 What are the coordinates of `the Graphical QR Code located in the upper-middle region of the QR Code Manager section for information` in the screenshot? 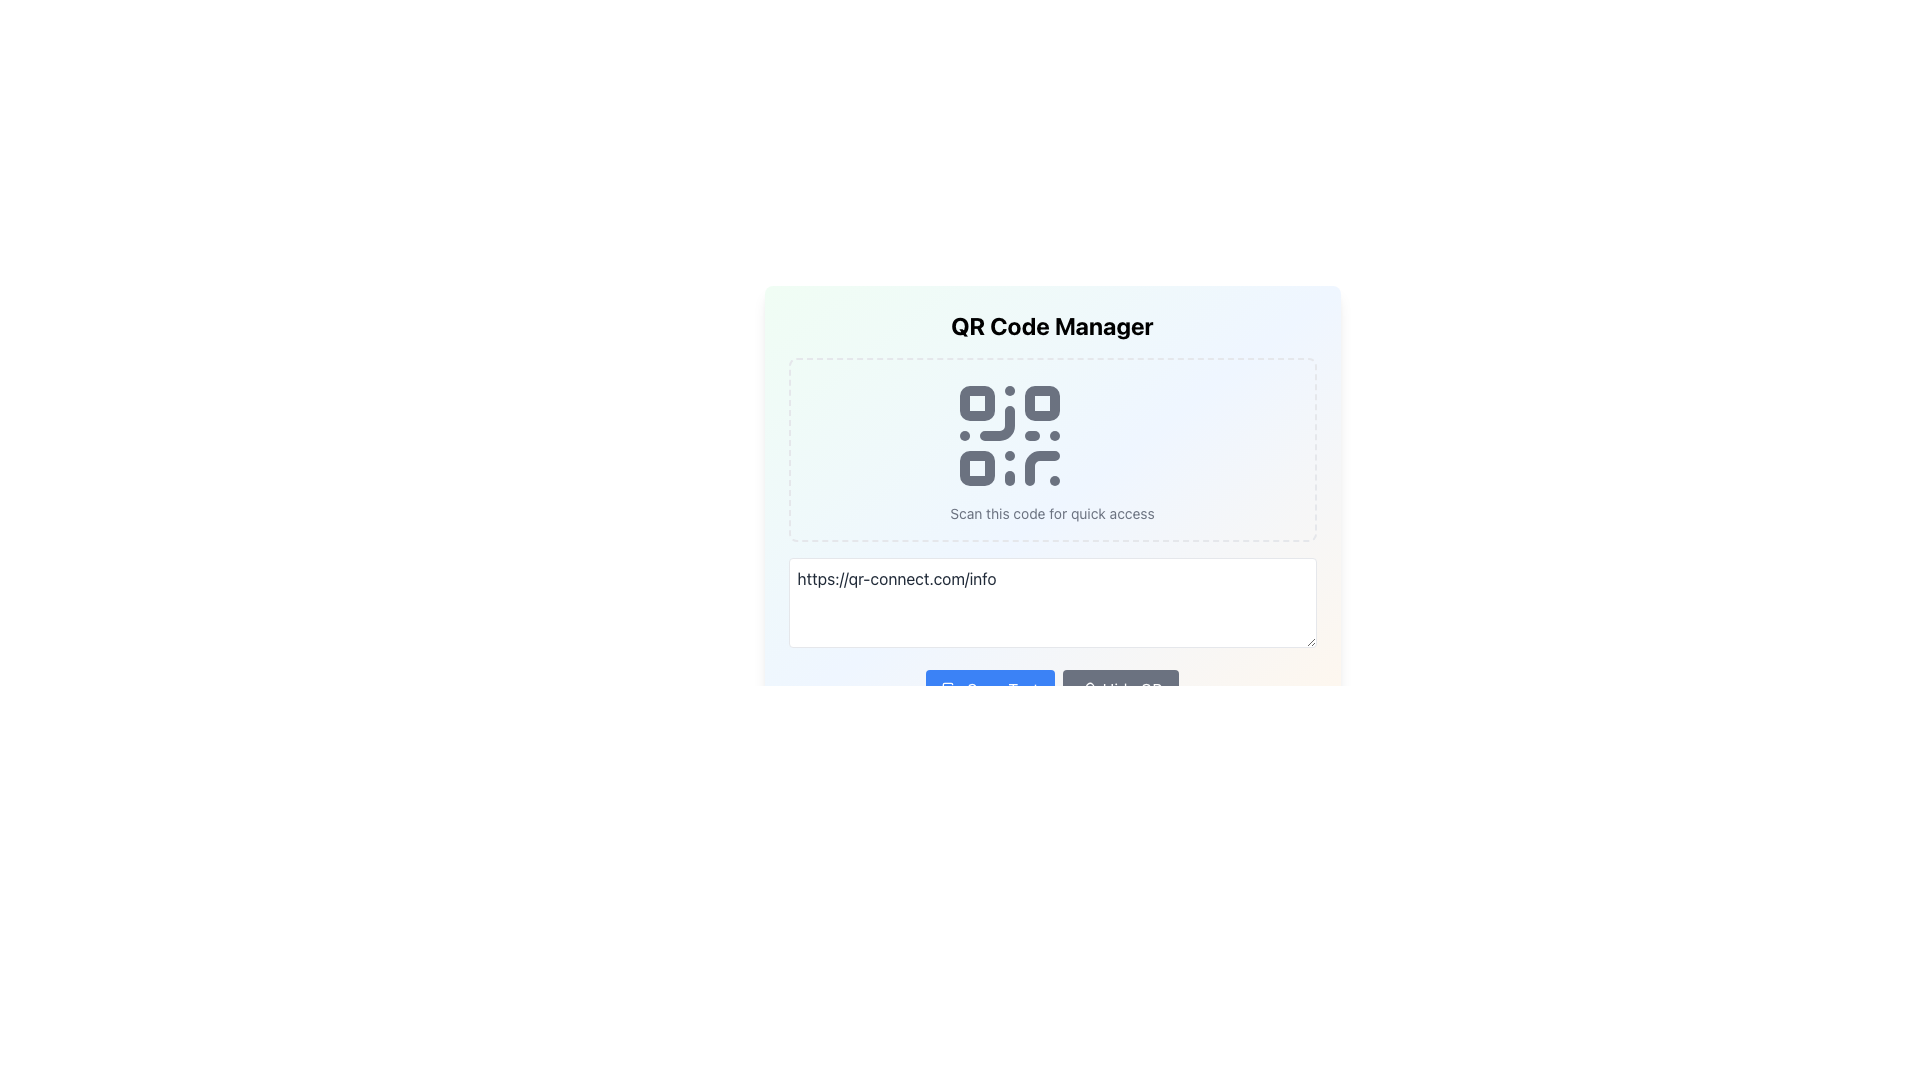 It's located at (1010, 434).